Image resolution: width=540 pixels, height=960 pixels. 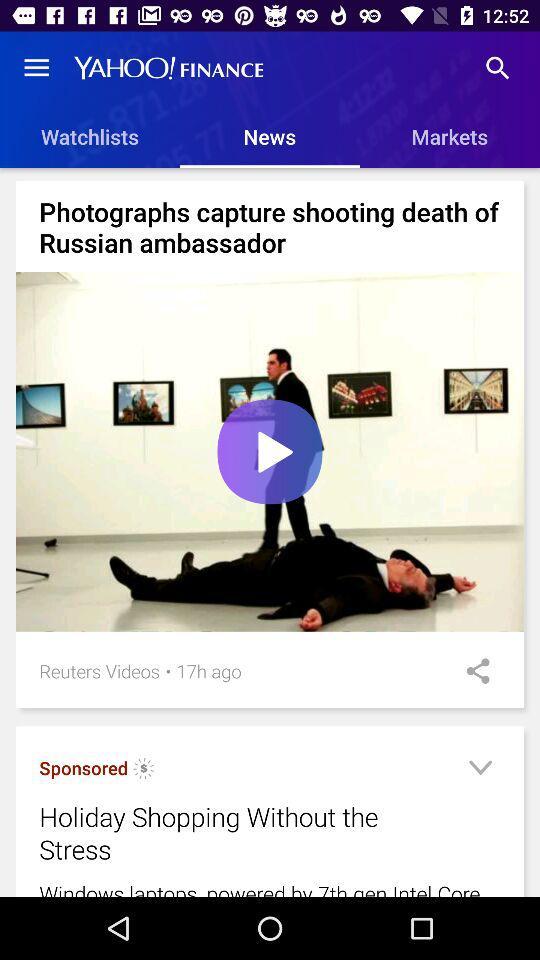 What do you see at coordinates (272, 178) in the screenshot?
I see `the item below the watchlists item` at bounding box center [272, 178].